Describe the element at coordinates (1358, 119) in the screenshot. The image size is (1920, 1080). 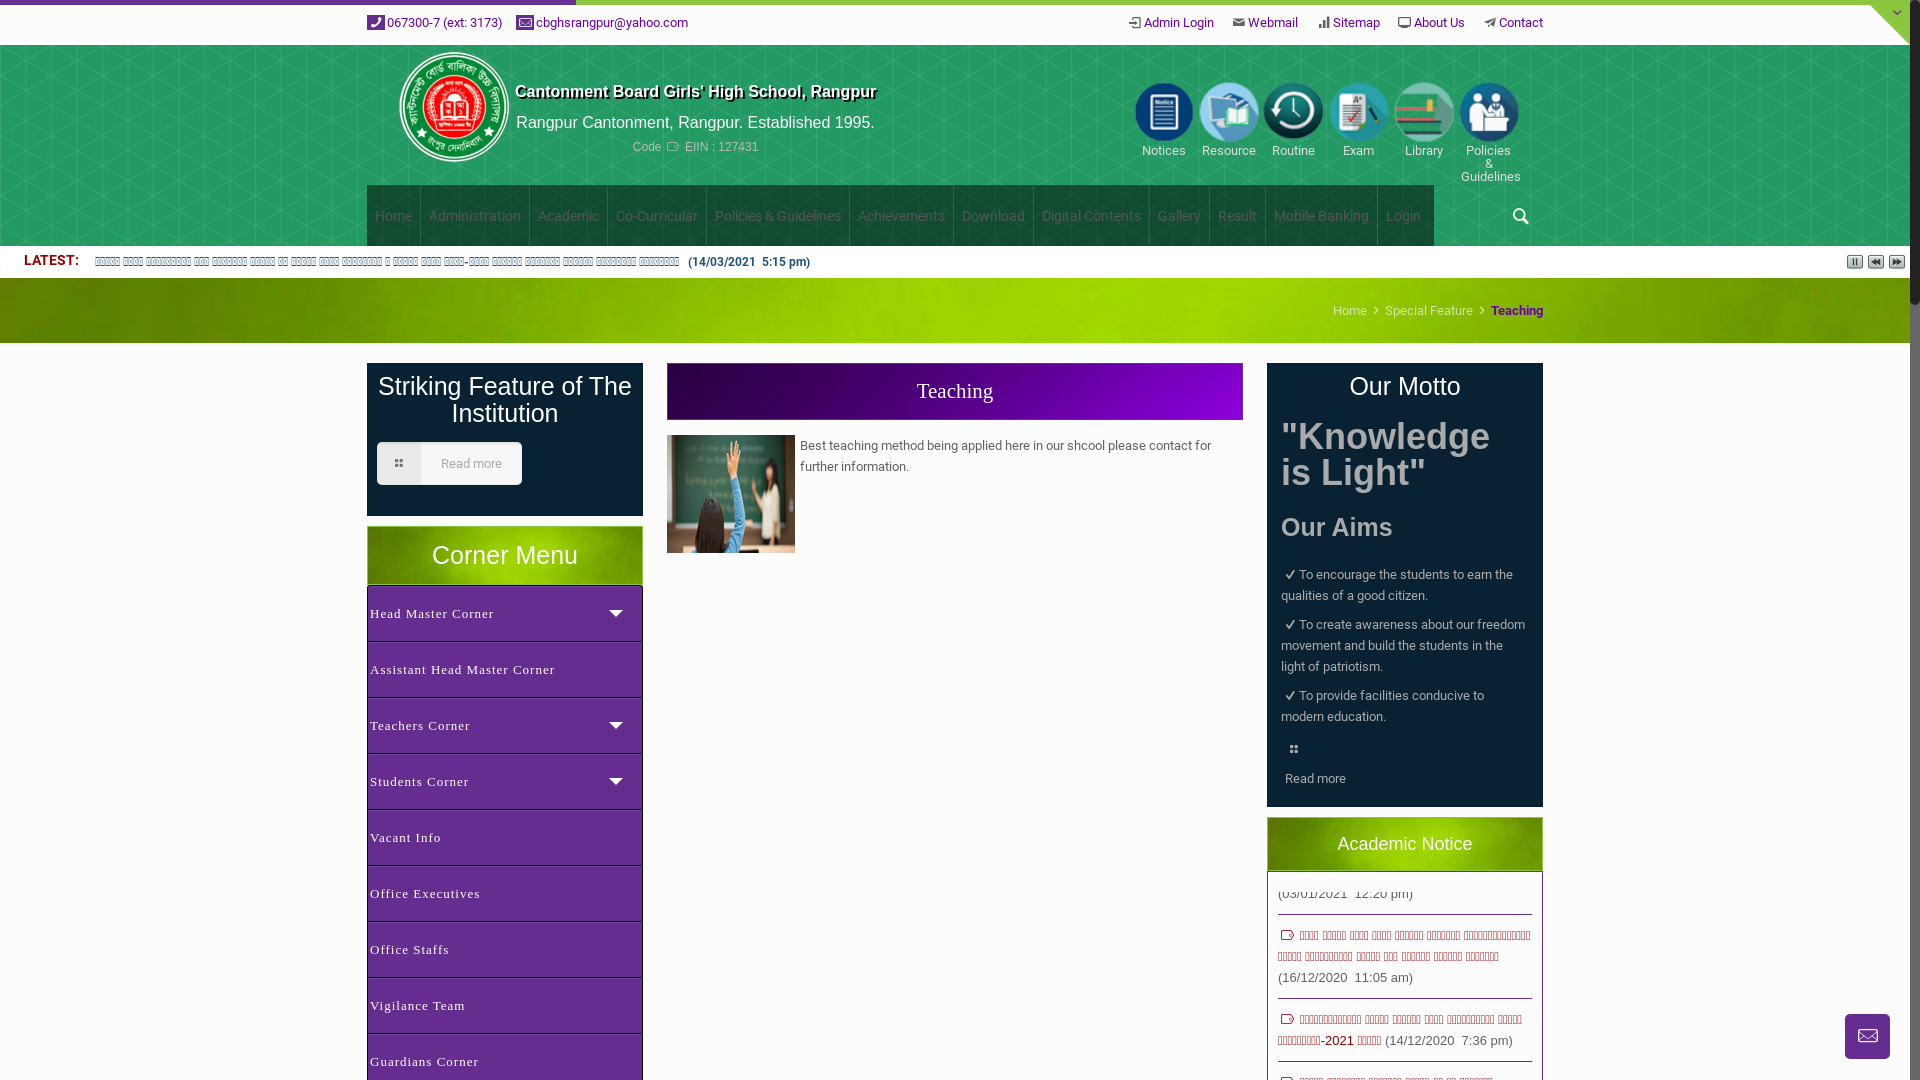
I see `'Exam'` at that location.